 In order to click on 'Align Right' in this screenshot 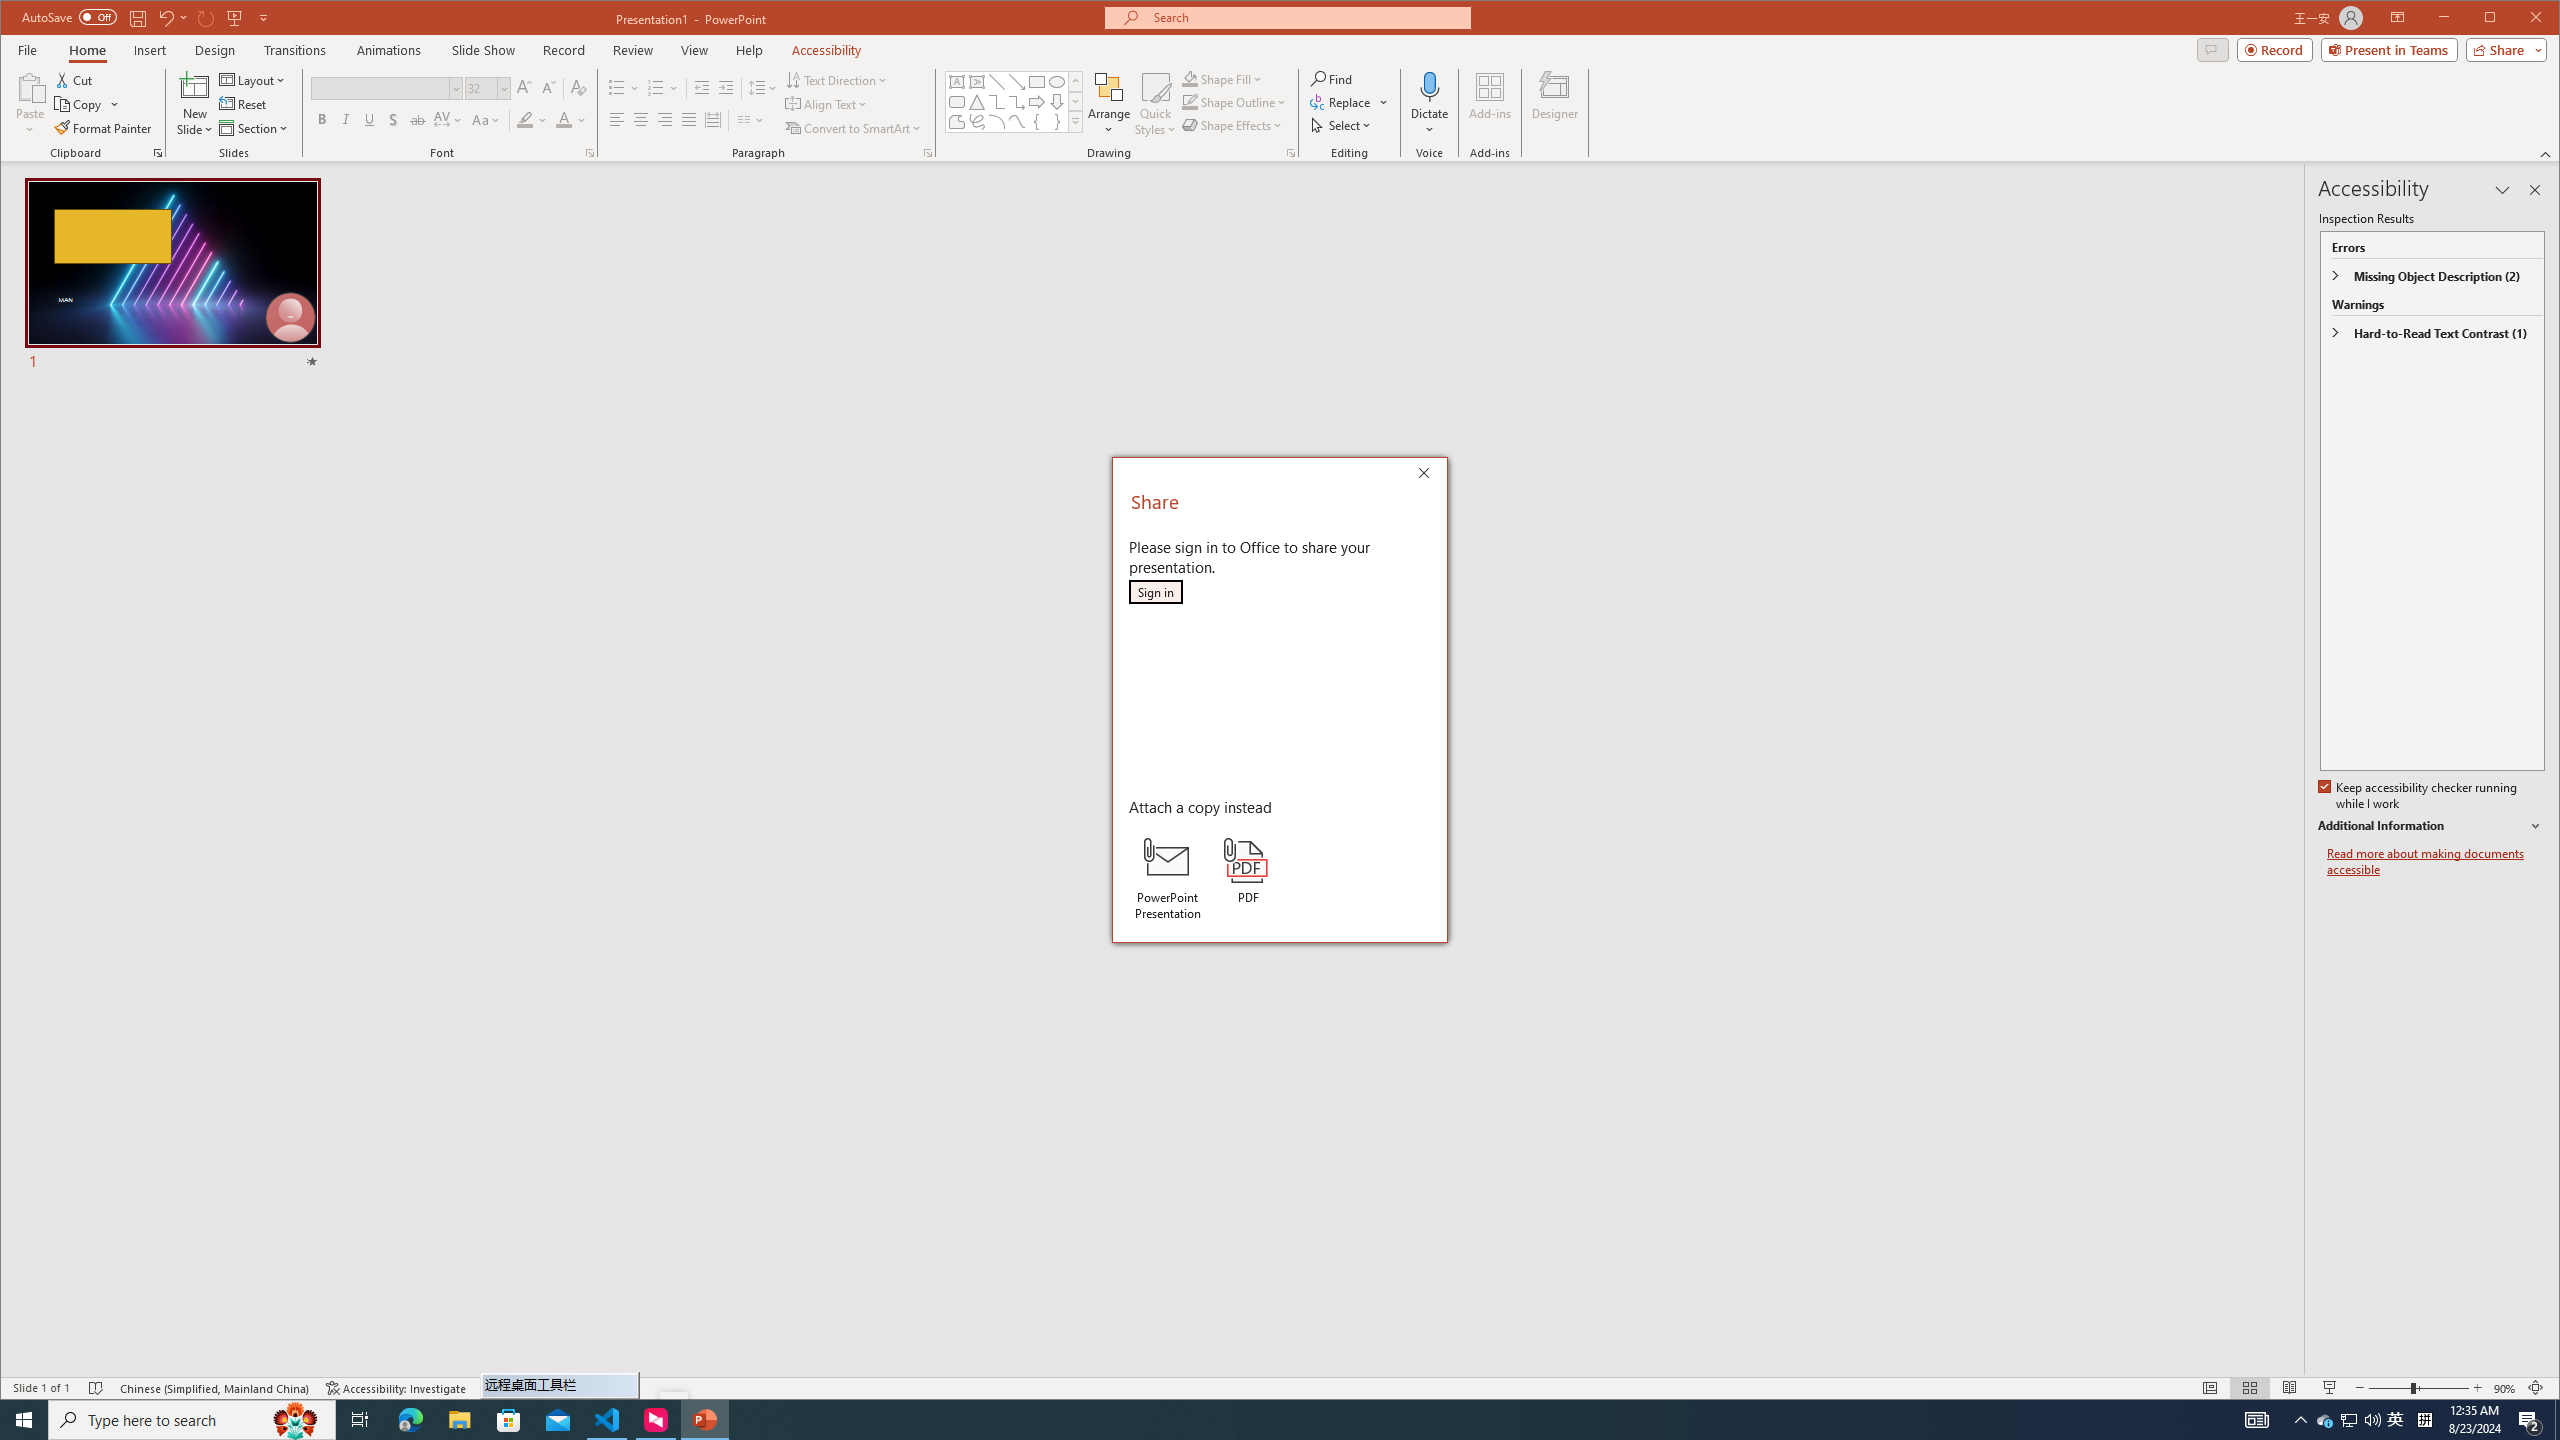, I will do `click(664, 119)`.